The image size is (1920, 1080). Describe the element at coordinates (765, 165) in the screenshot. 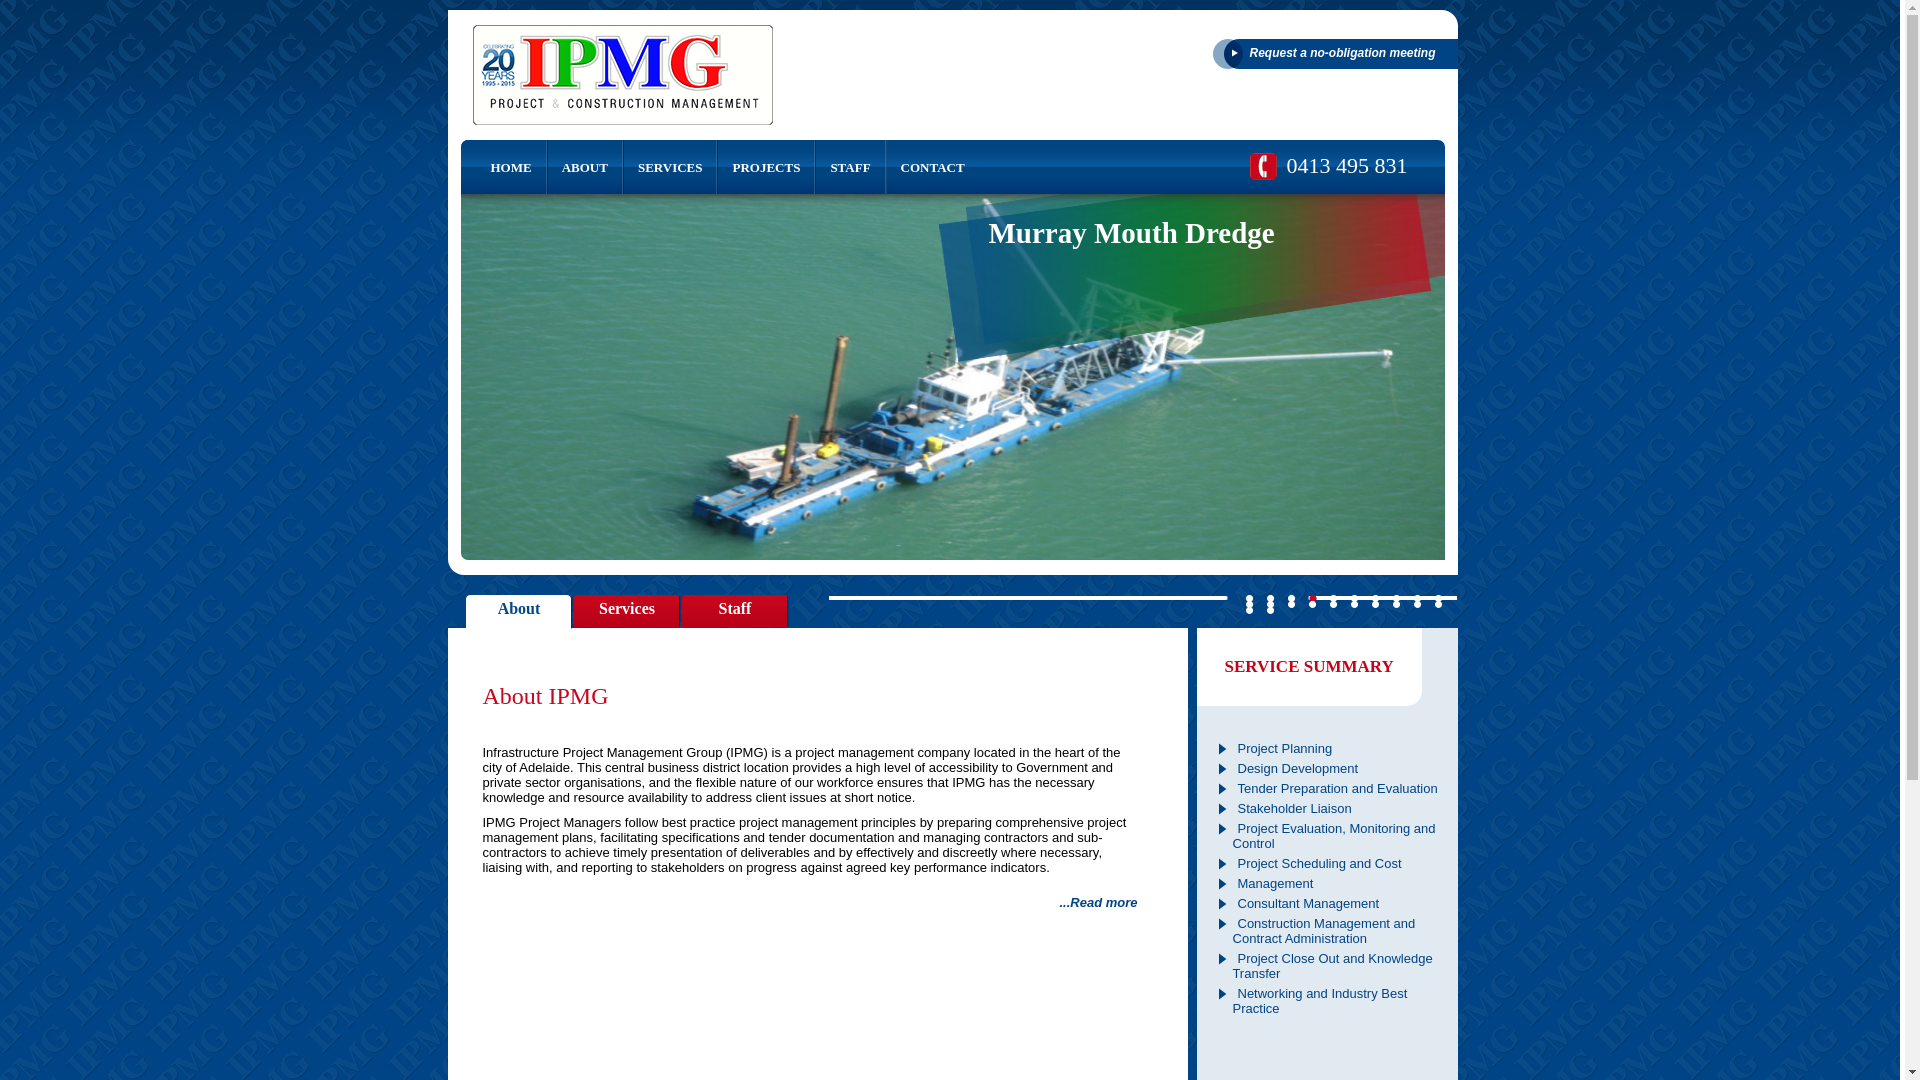

I see `'PROJECTS'` at that location.